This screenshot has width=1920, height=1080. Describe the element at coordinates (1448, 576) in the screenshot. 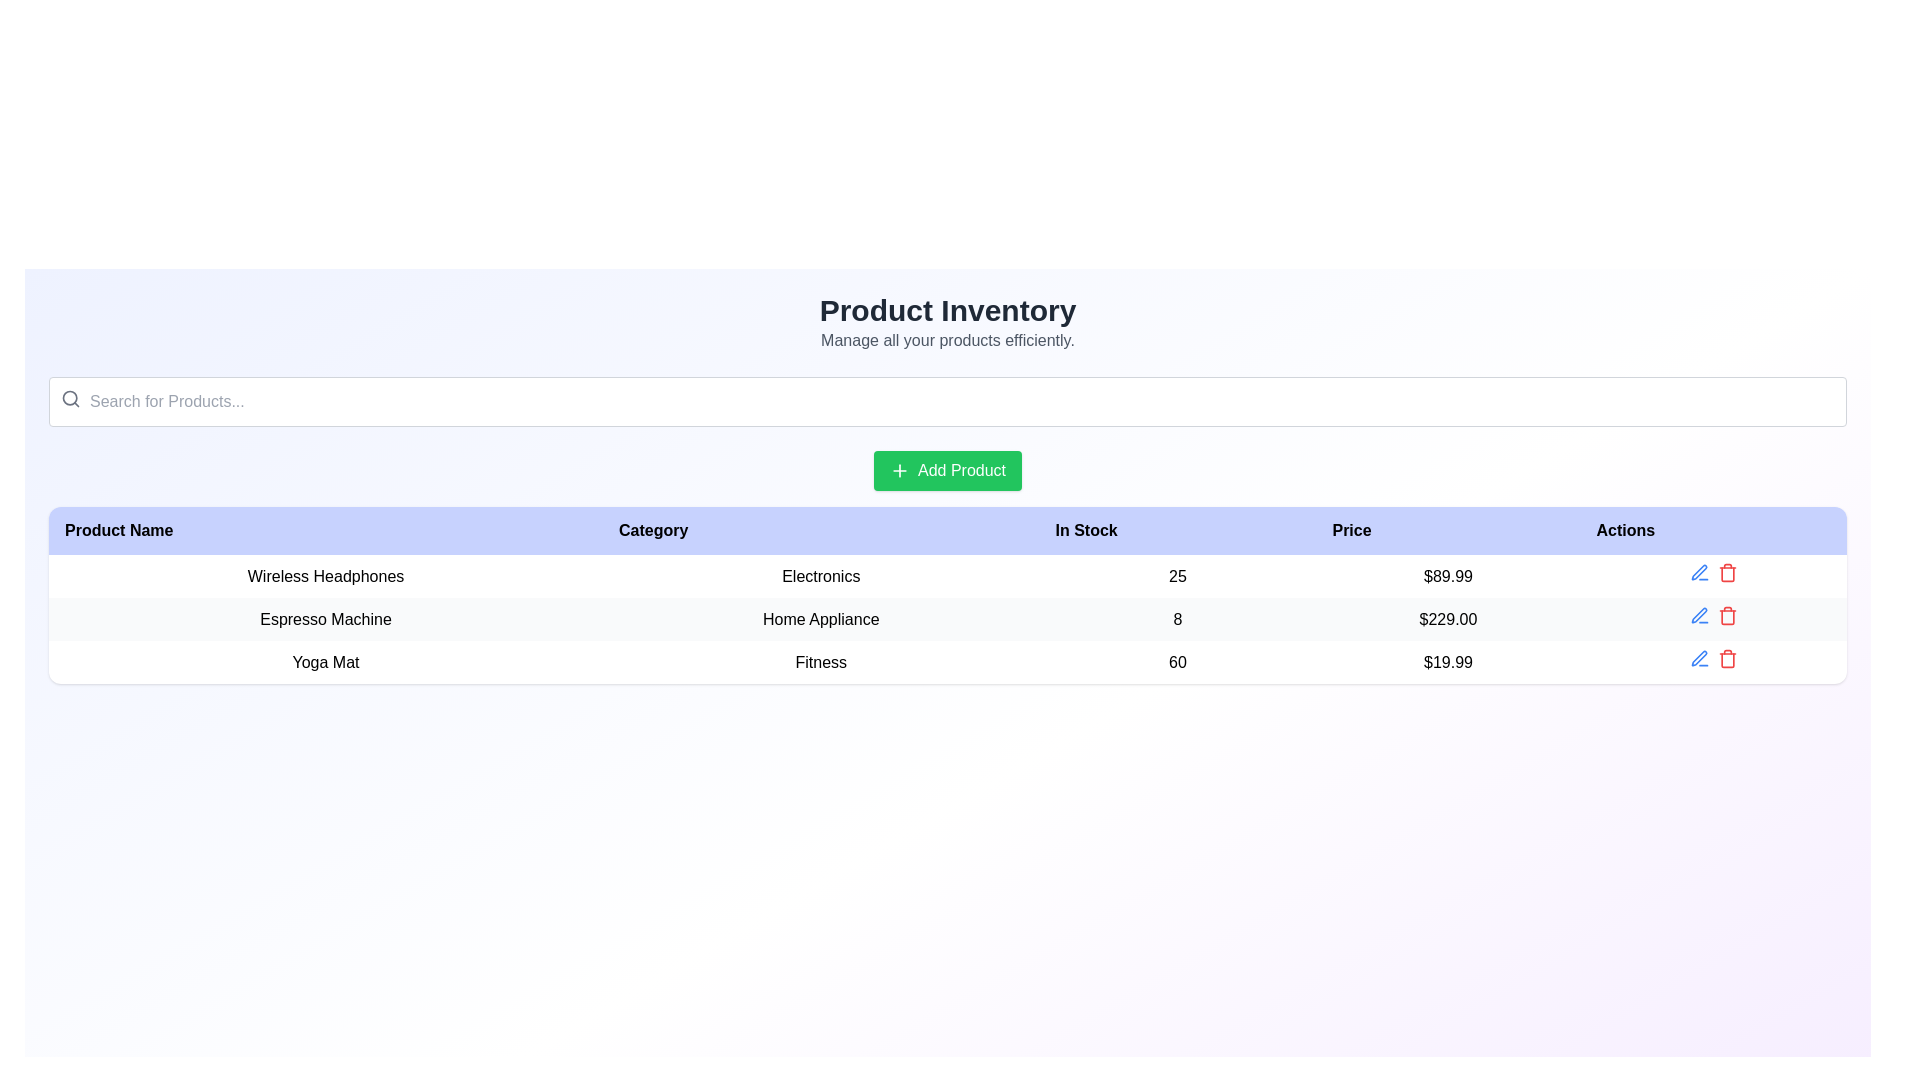

I see `the Price text label displaying the price of the Wireless Headphones in the first row of the table` at that location.